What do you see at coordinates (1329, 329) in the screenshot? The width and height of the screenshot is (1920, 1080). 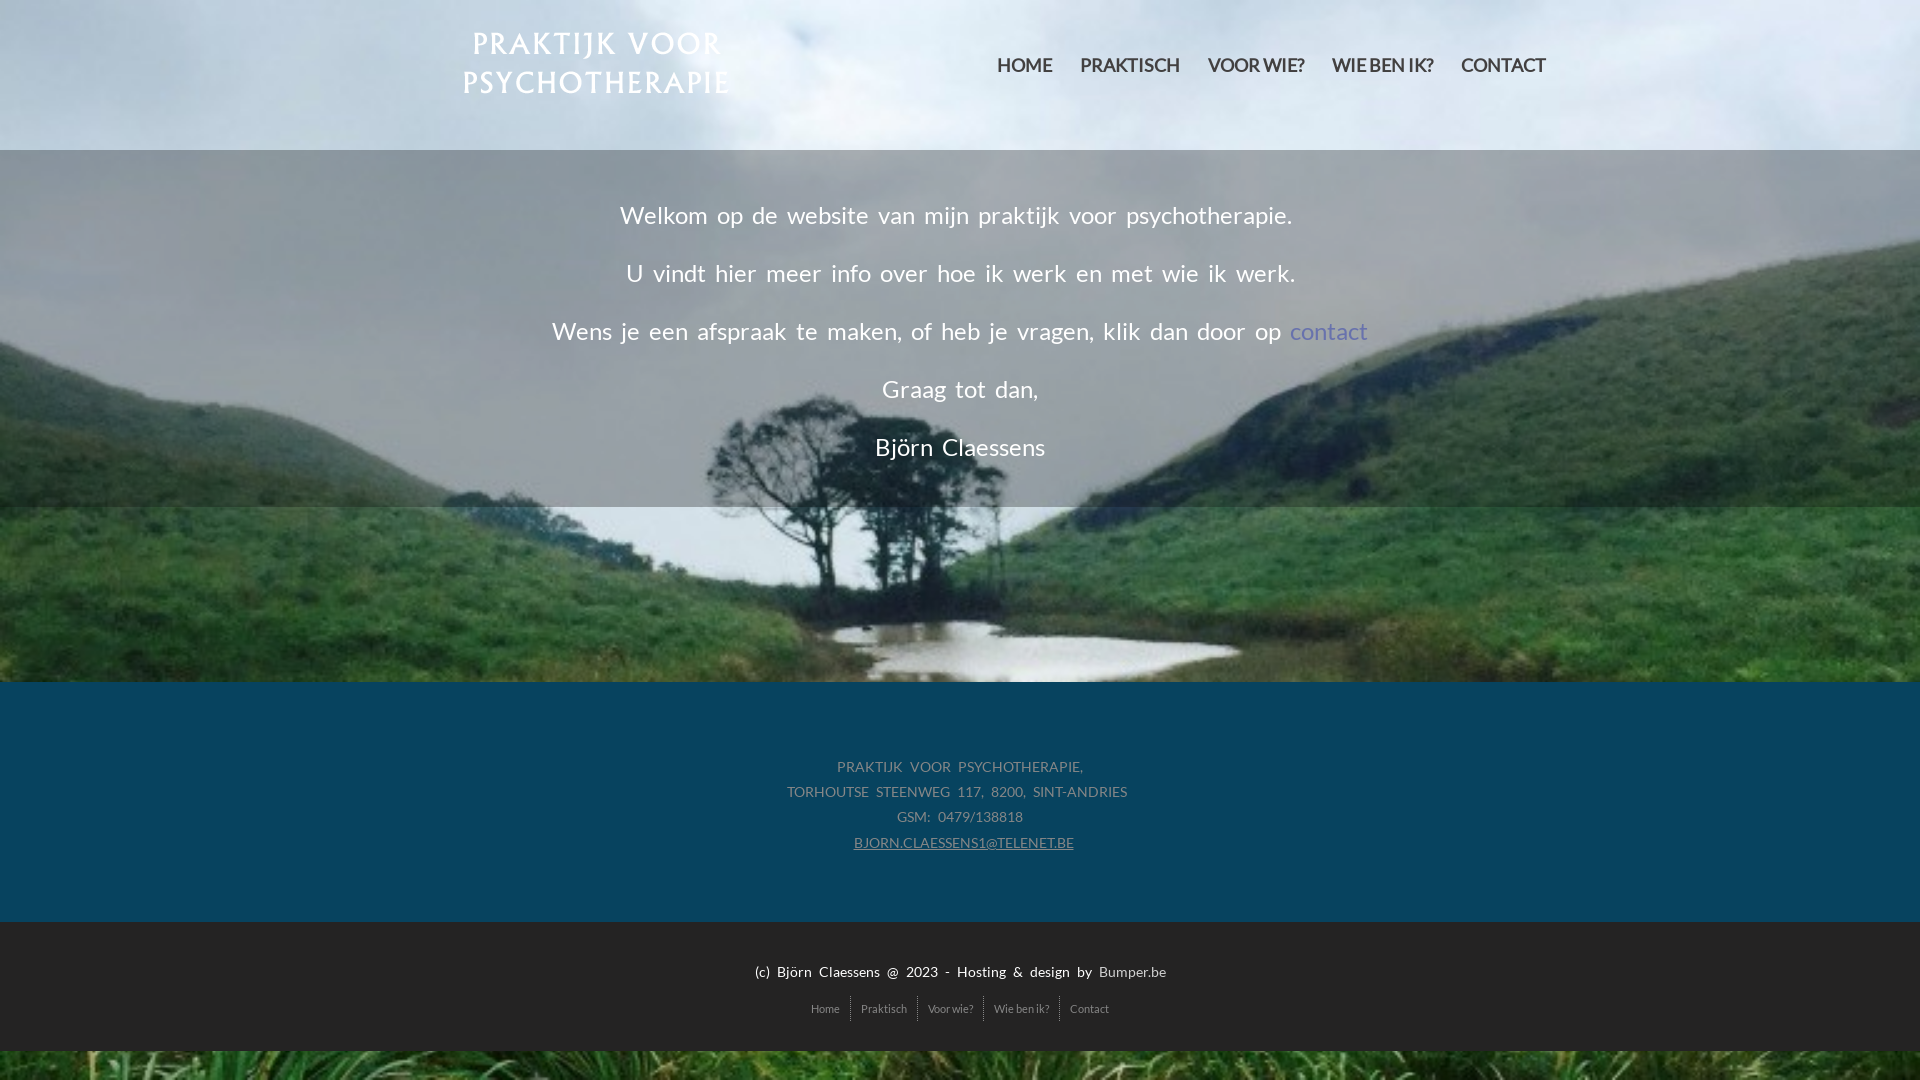 I see `'contact'` at bounding box center [1329, 329].